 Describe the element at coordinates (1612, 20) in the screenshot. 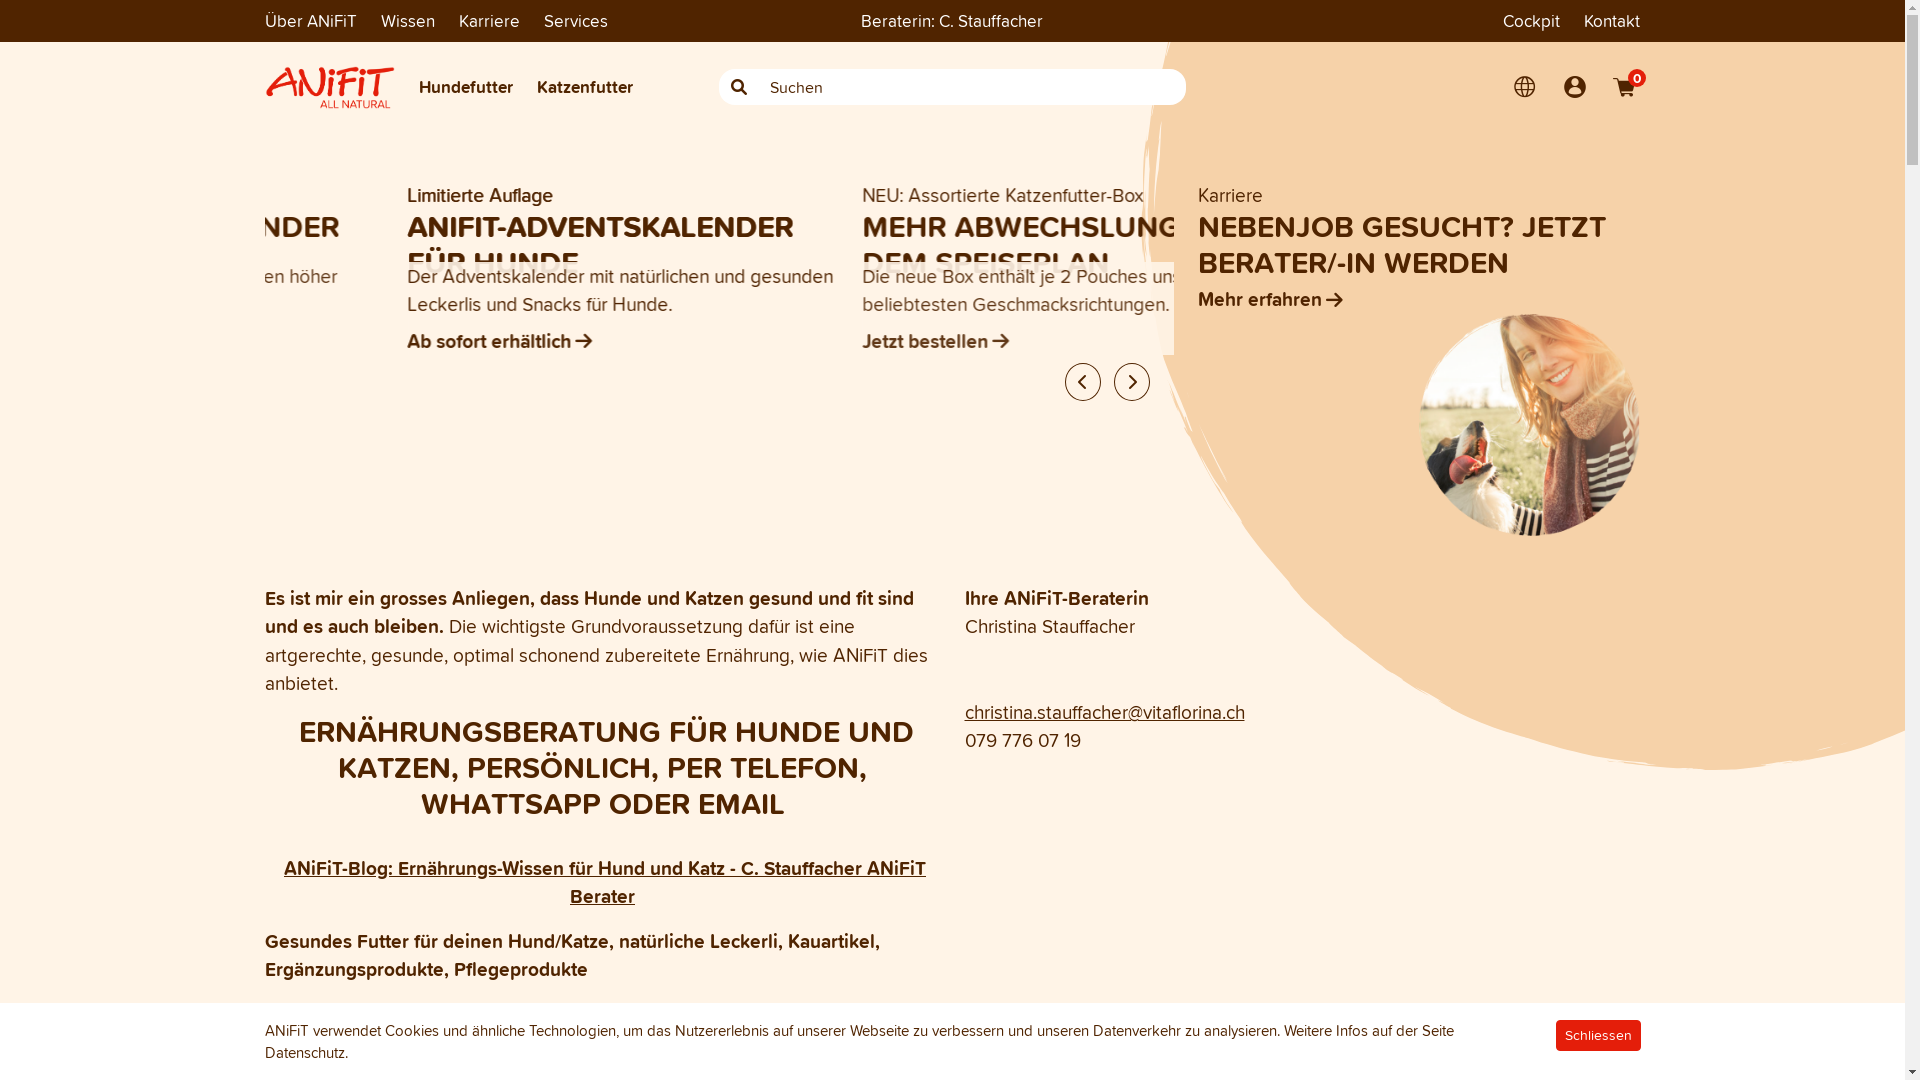

I see `'Kontakt'` at that location.